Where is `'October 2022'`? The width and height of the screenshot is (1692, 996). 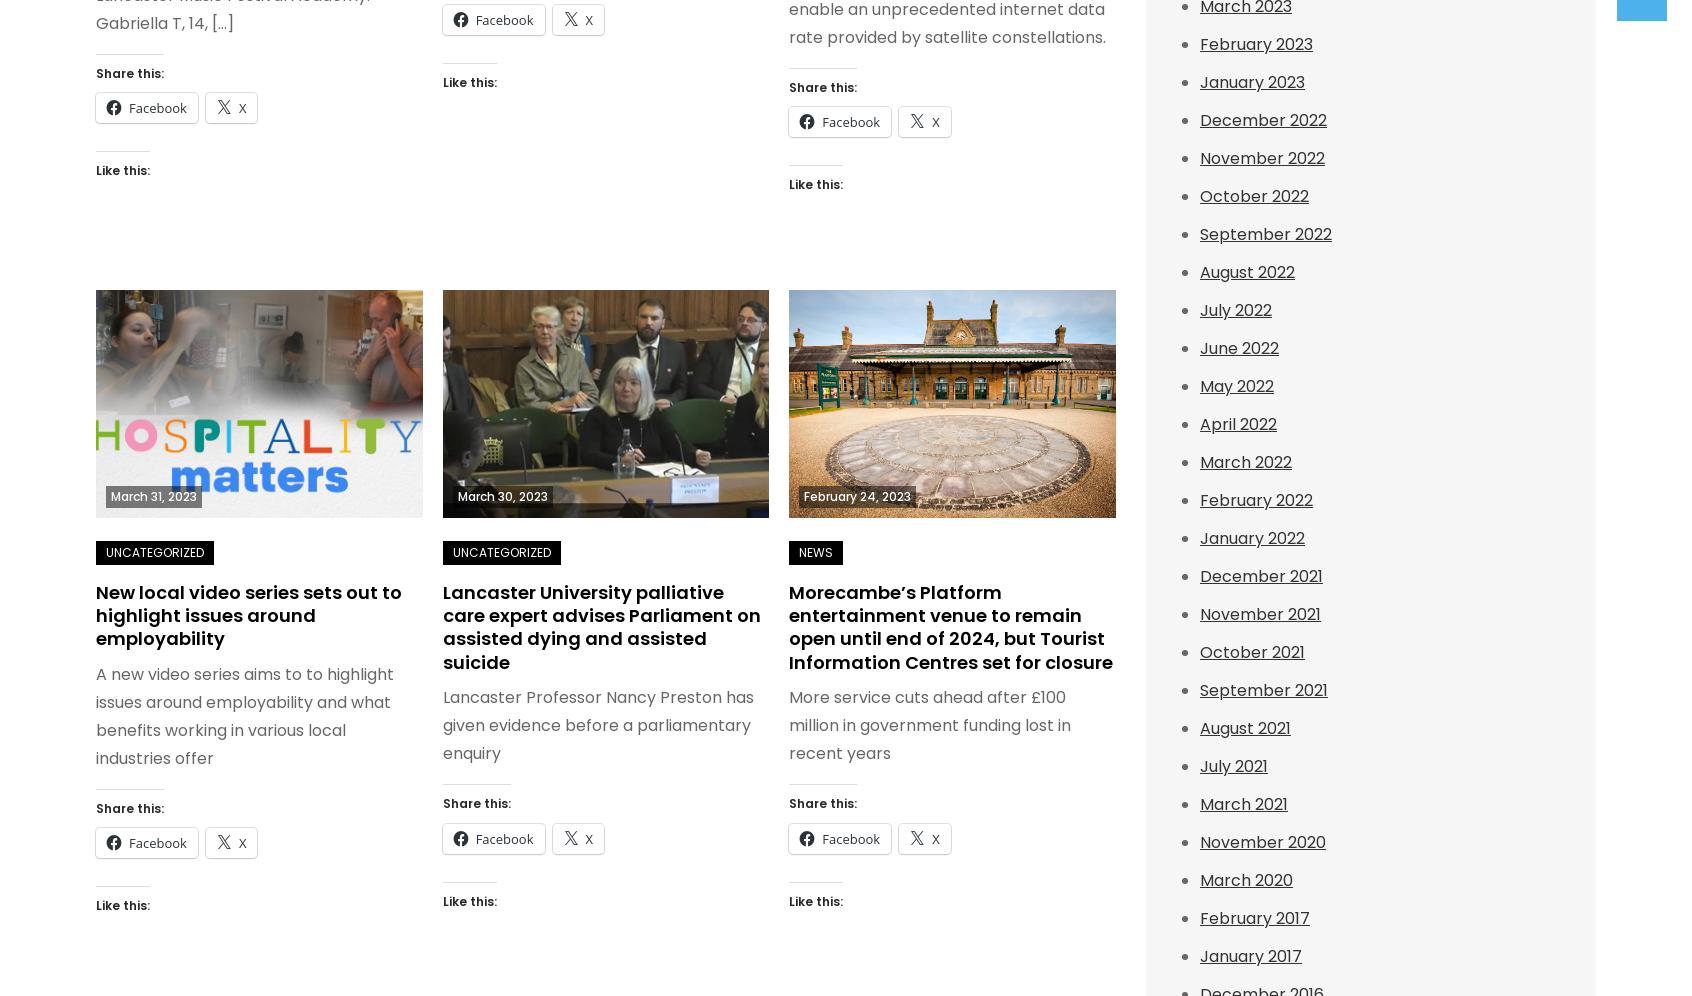
'October 2022' is located at coordinates (1254, 196).